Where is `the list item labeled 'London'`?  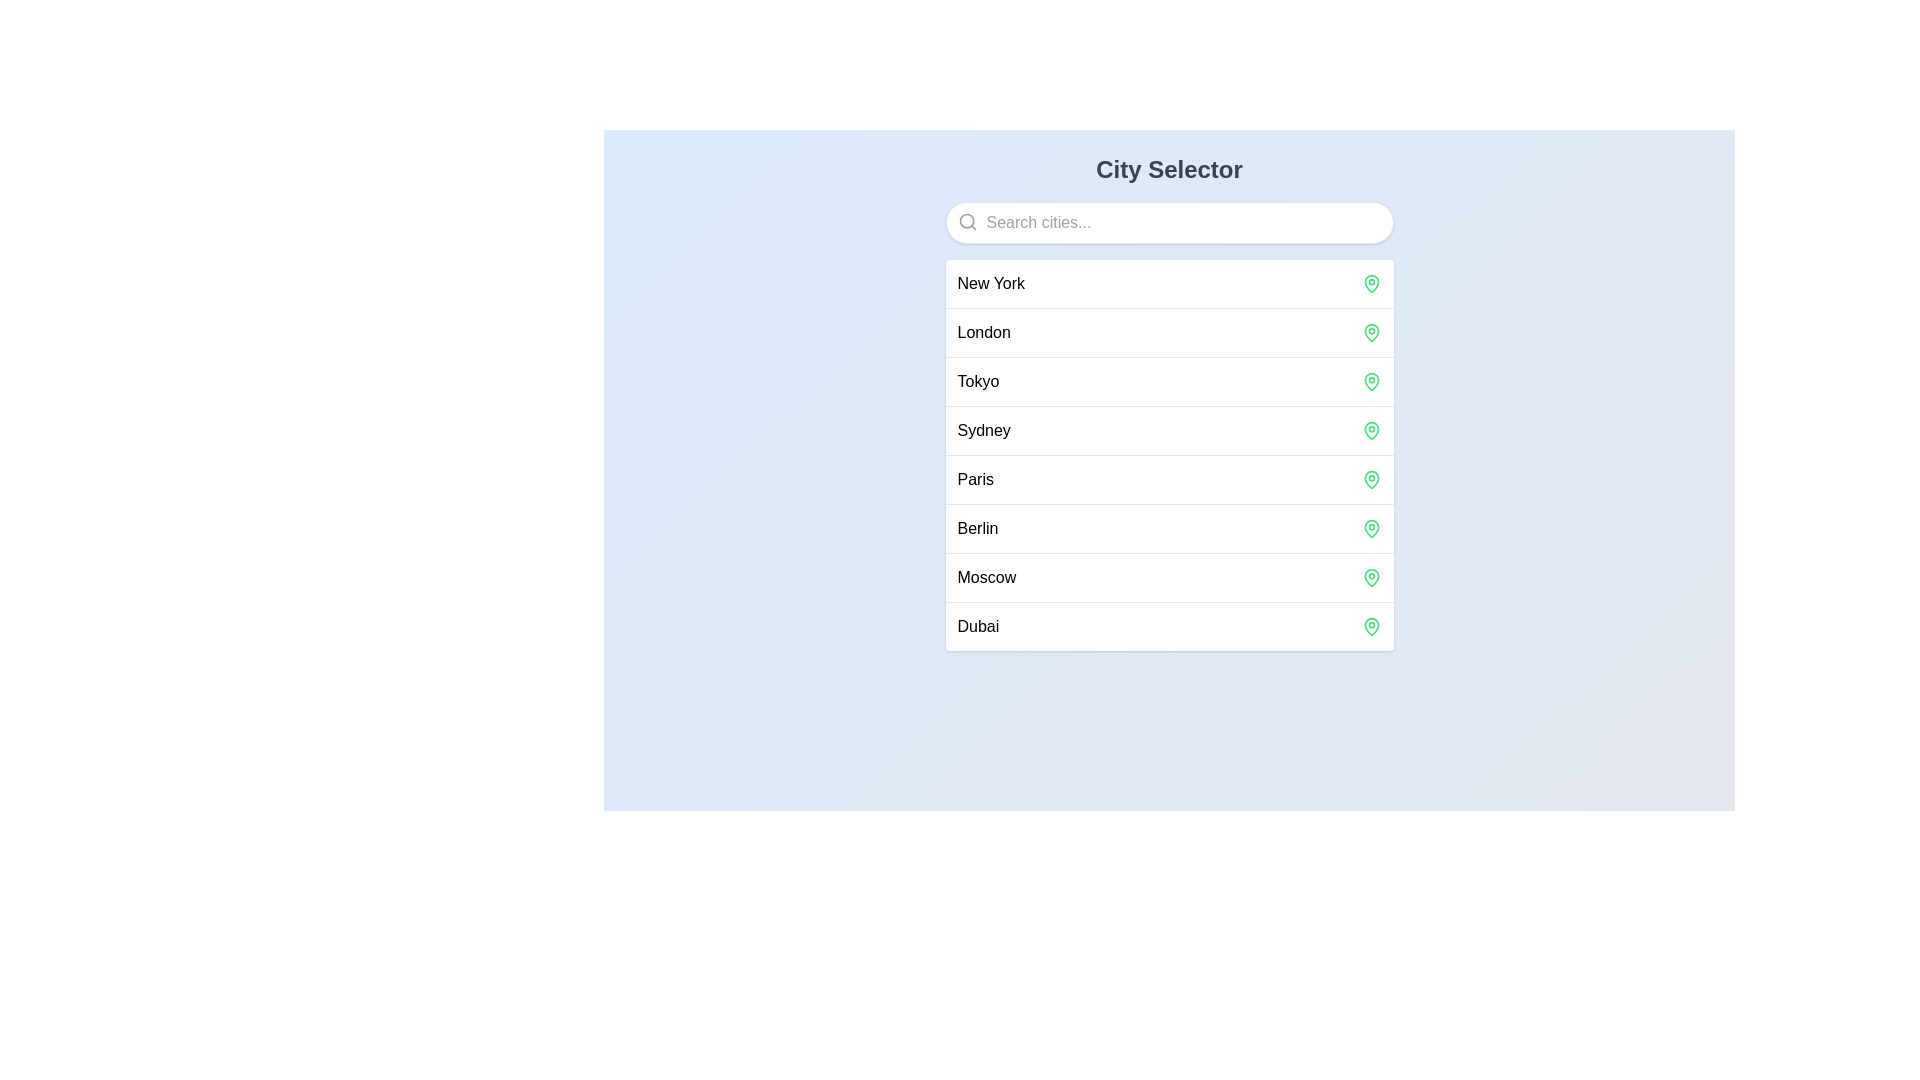 the list item labeled 'London' is located at coordinates (1169, 331).